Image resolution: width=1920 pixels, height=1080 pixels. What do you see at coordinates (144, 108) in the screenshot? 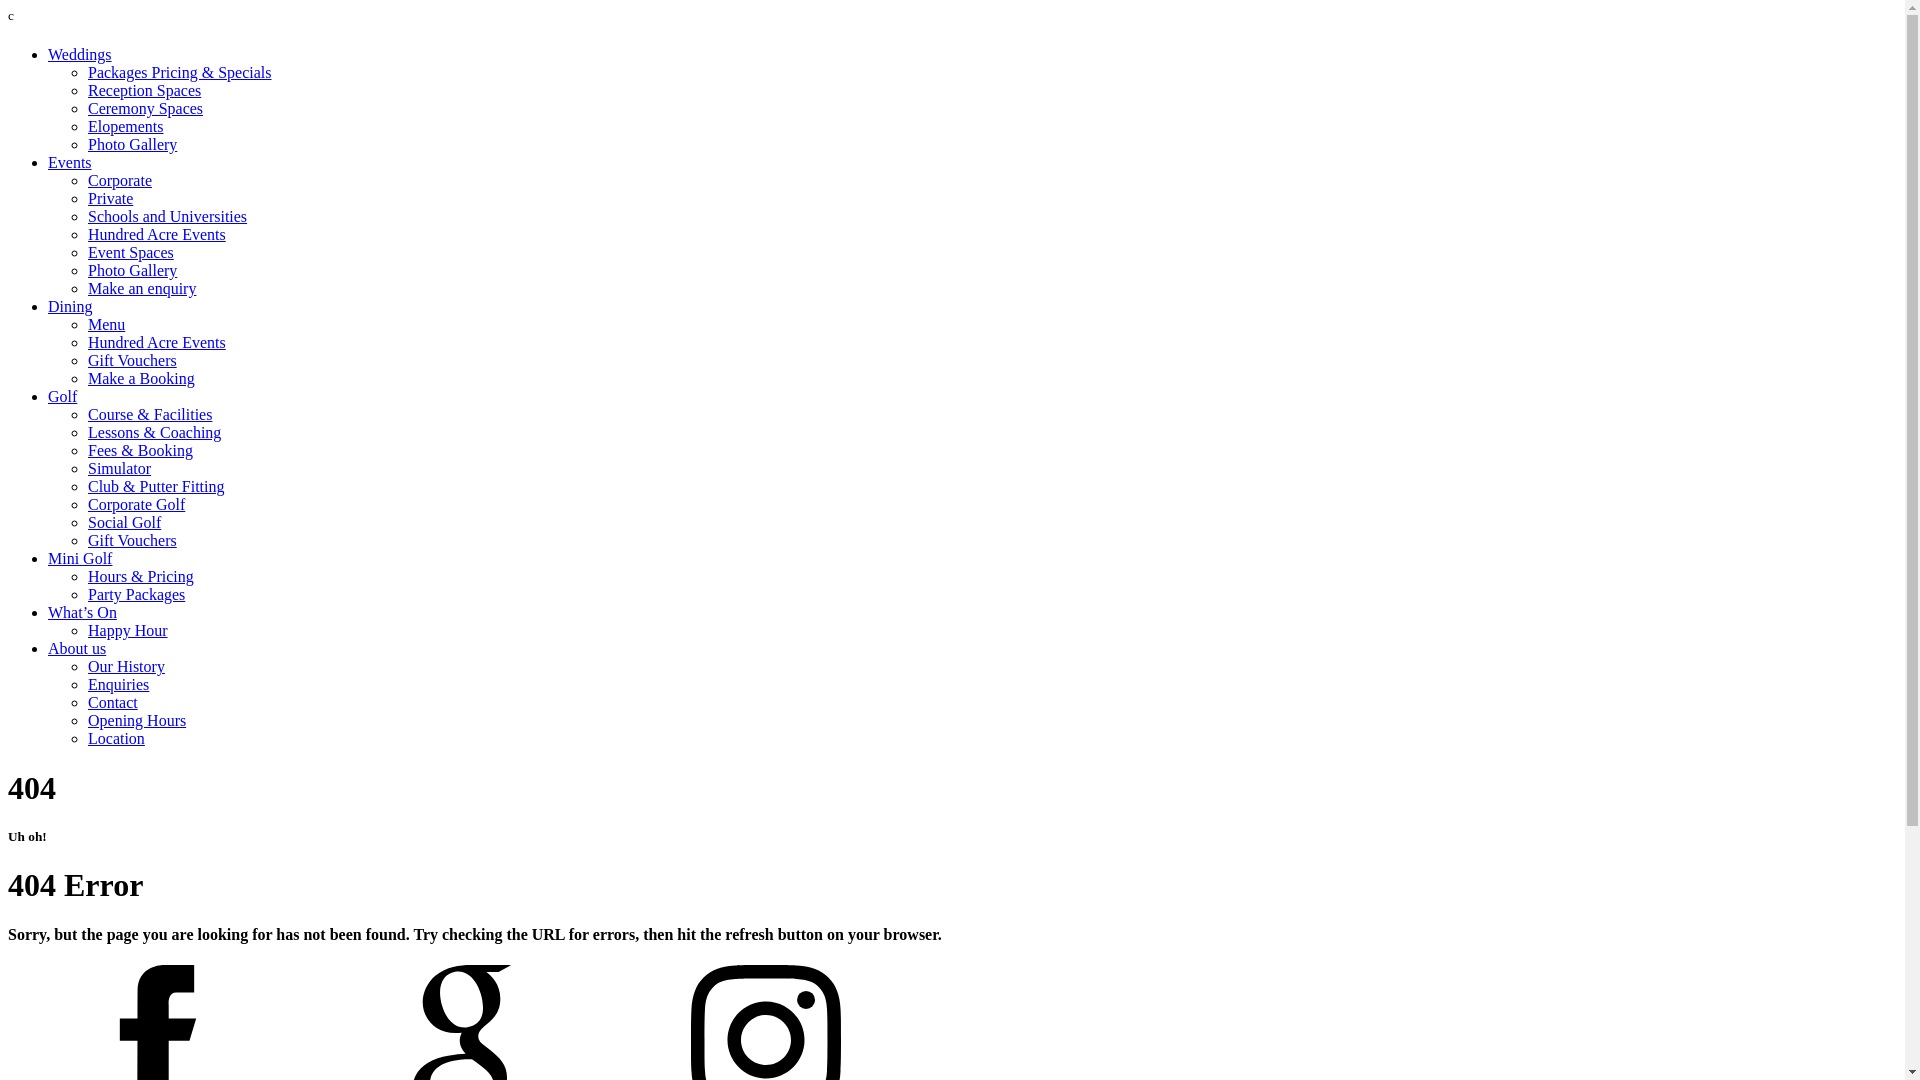
I see `'Ceremony Spaces'` at bounding box center [144, 108].